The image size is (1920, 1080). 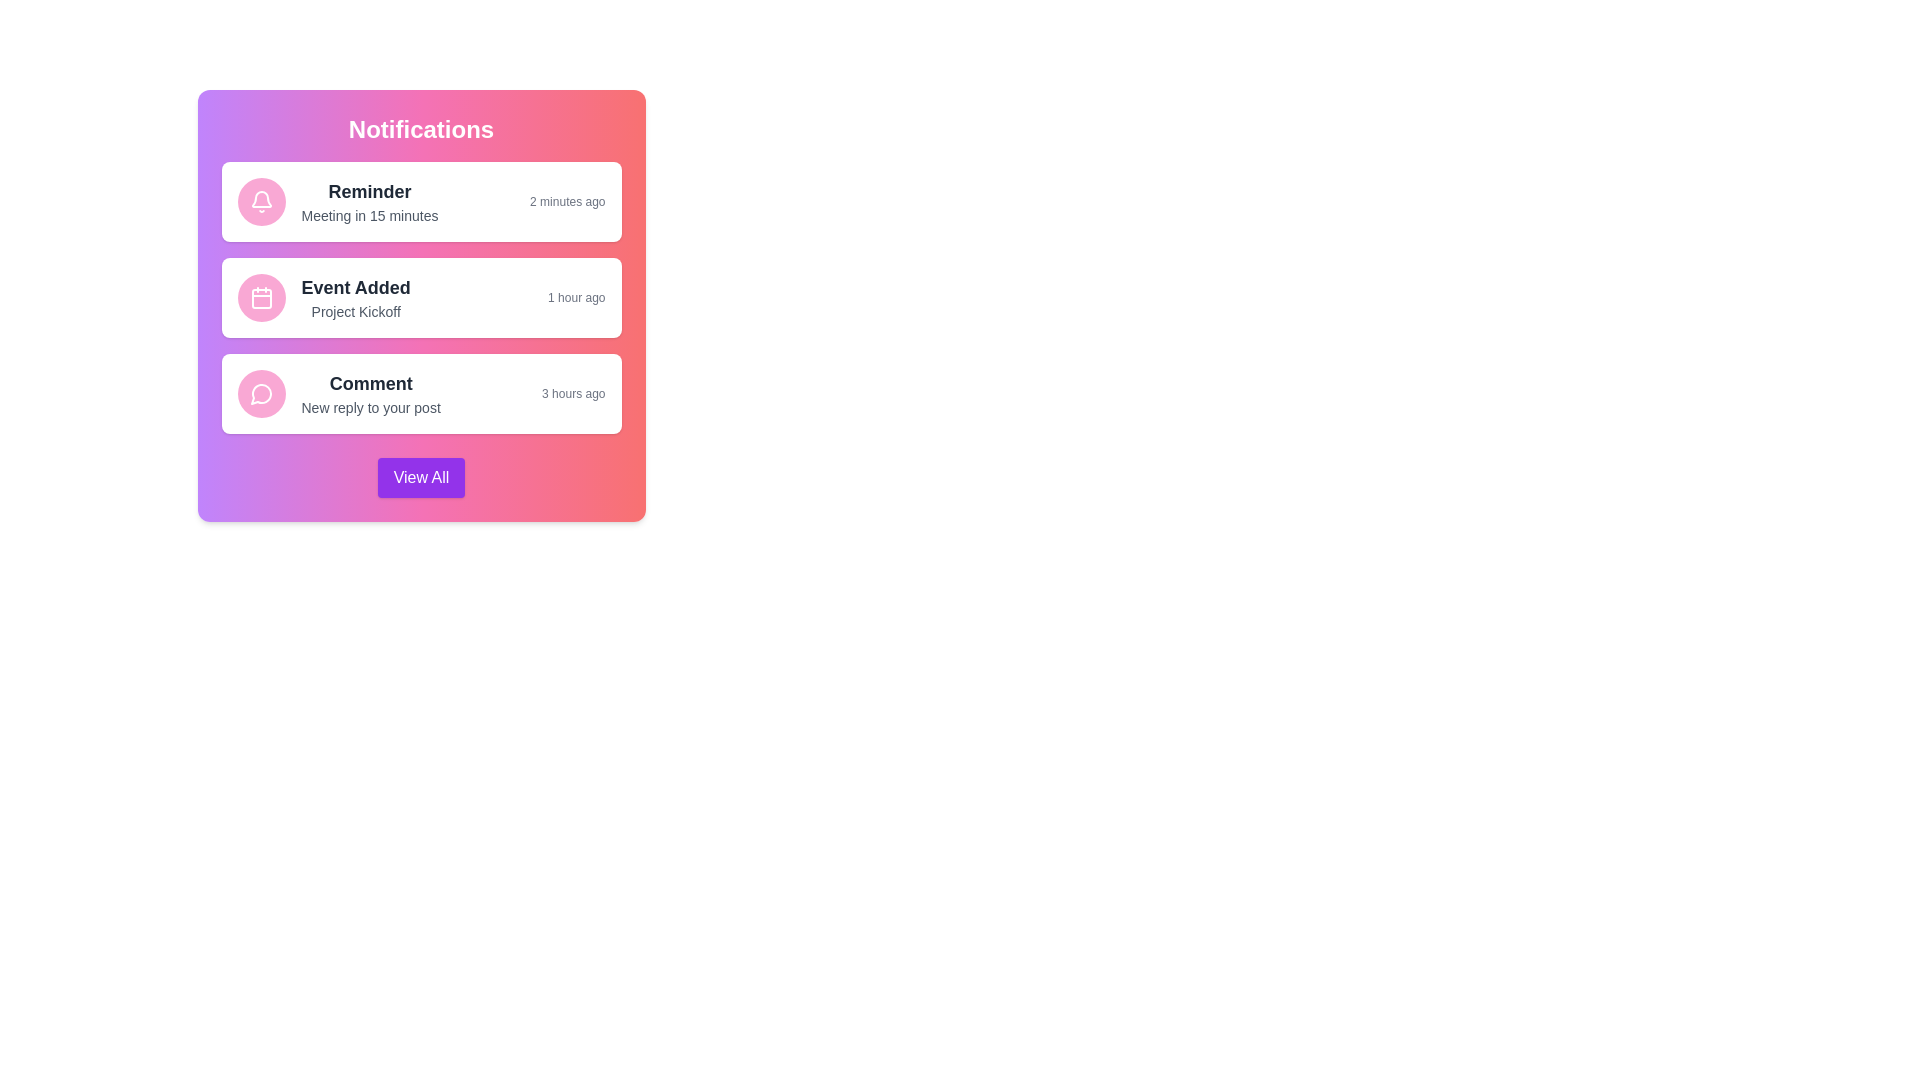 What do you see at coordinates (420, 297) in the screenshot?
I see `the notification item corresponding to Event Added to highlight it` at bounding box center [420, 297].